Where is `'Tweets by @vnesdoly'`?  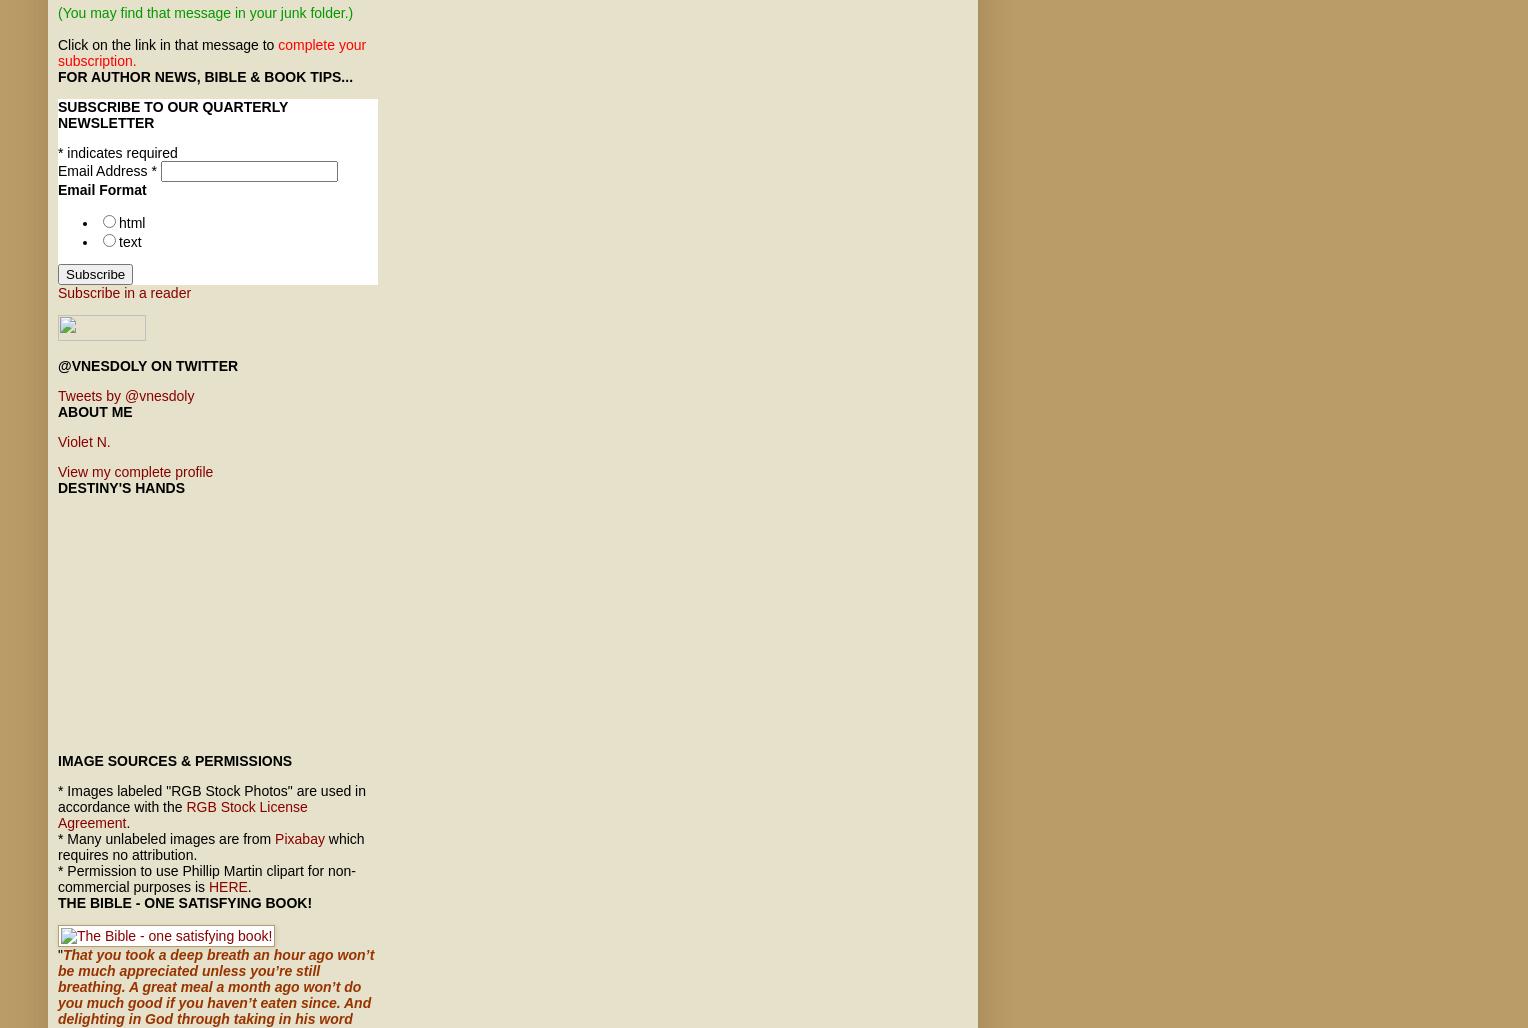
'Tweets by @vnesdoly' is located at coordinates (125, 395).